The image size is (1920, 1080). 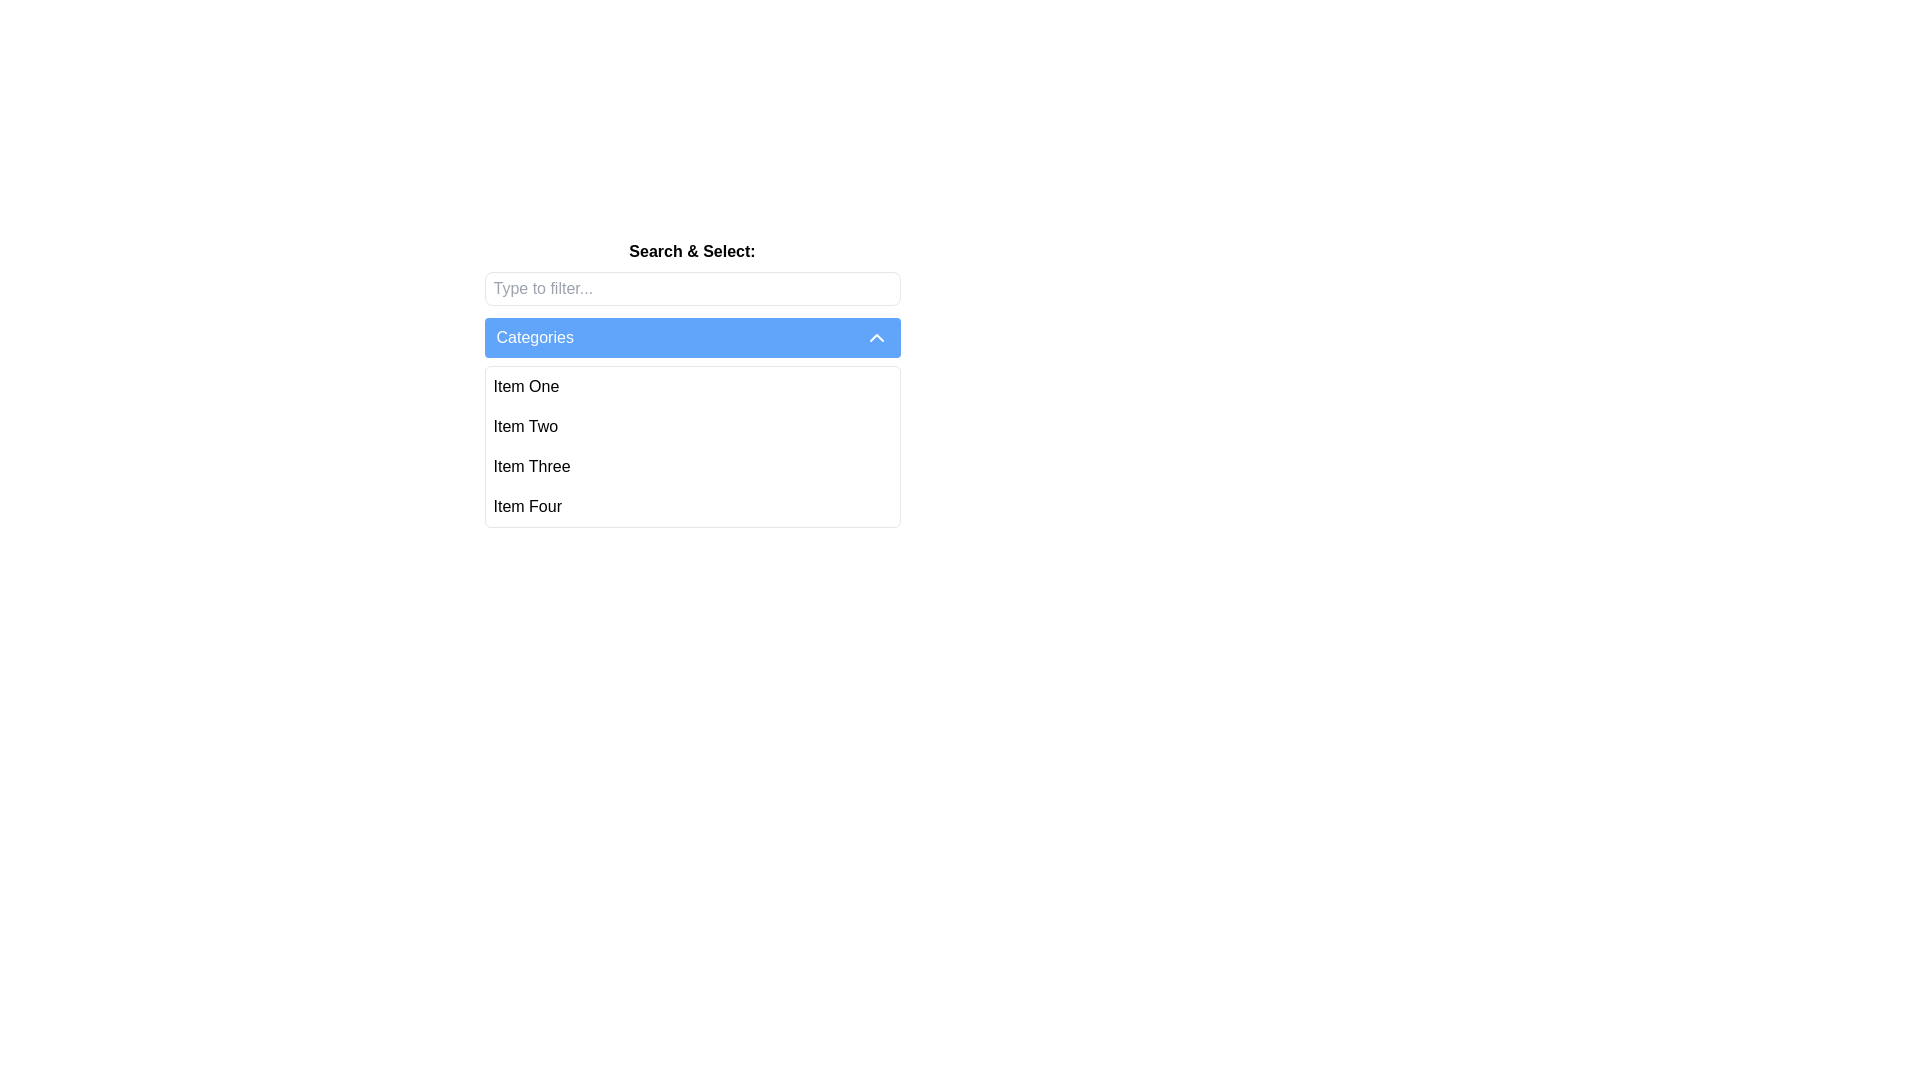 What do you see at coordinates (525, 426) in the screenshot?
I see `the second item in the dropdown menu under the 'Categories' header` at bounding box center [525, 426].